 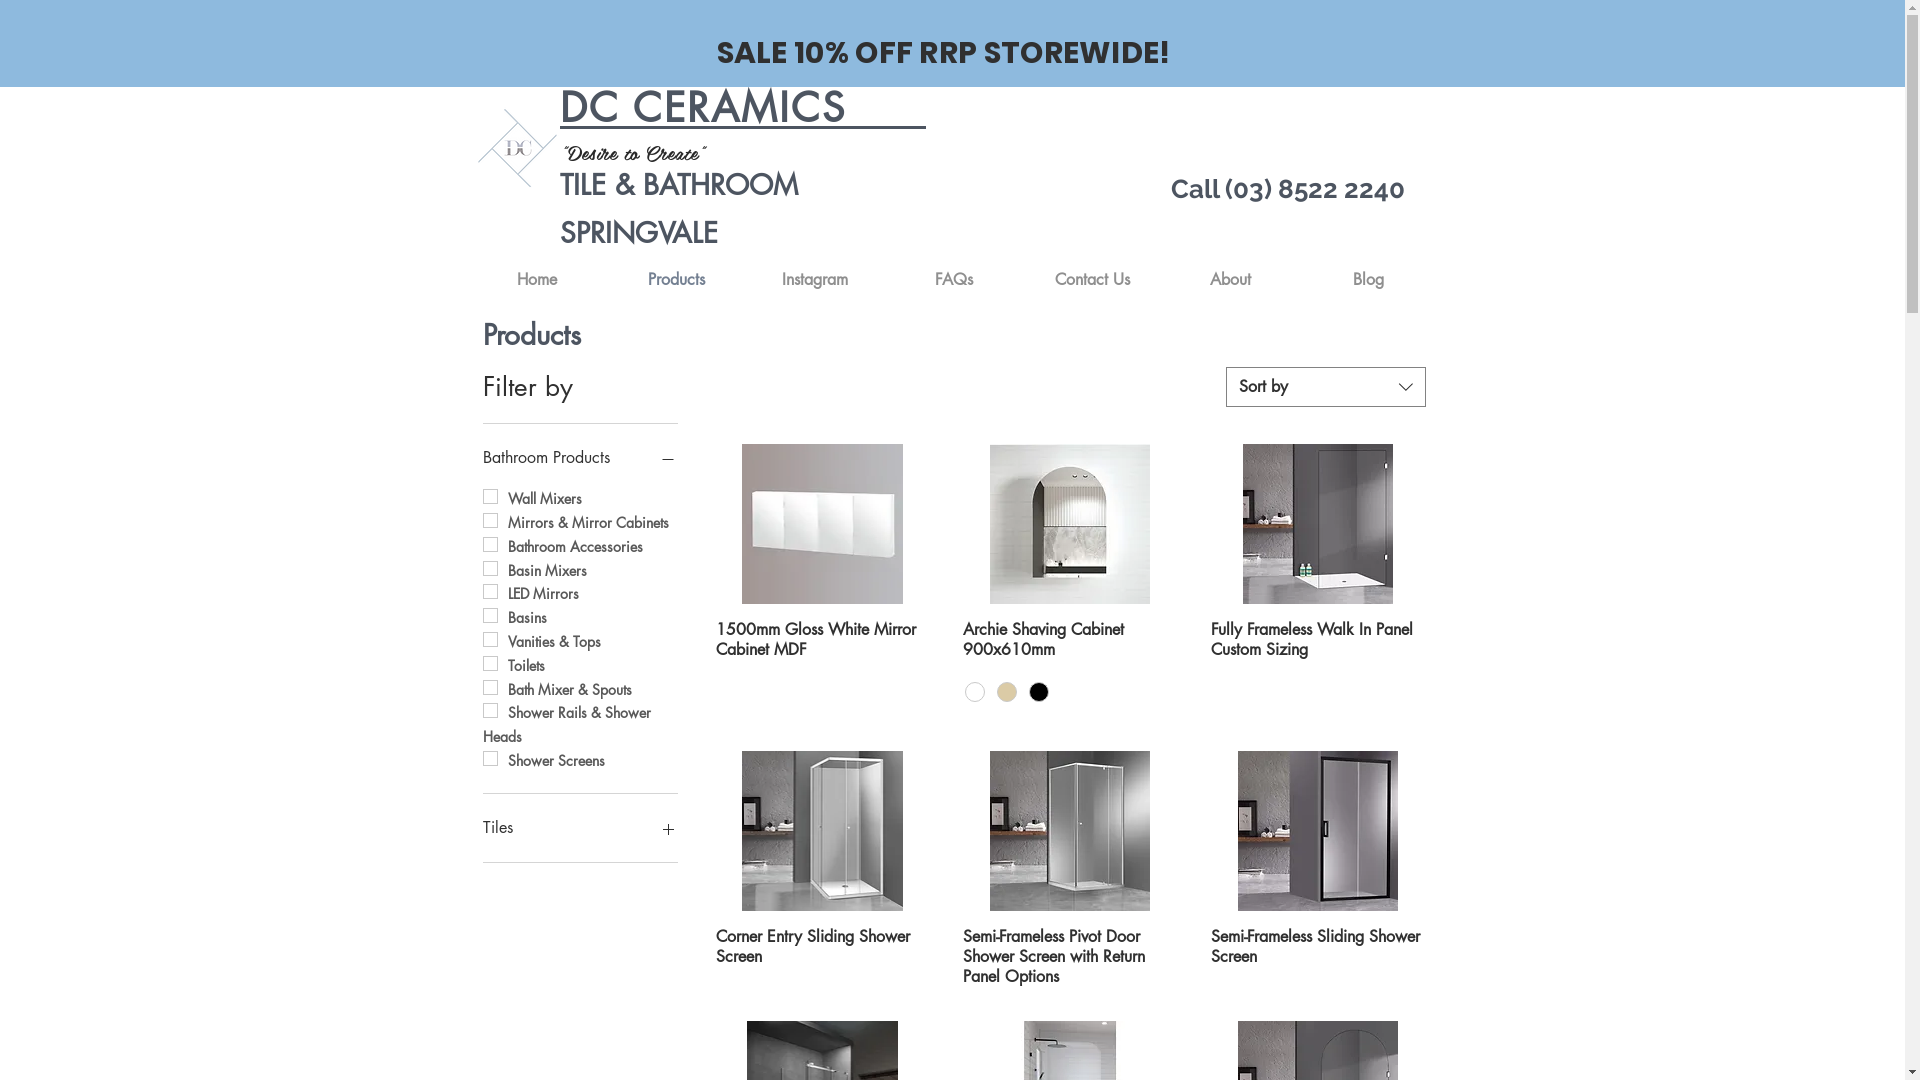 What do you see at coordinates (1170, 189) in the screenshot?
I see `'Call (03) 8522 2240'` at bounding box center [1170, 189].